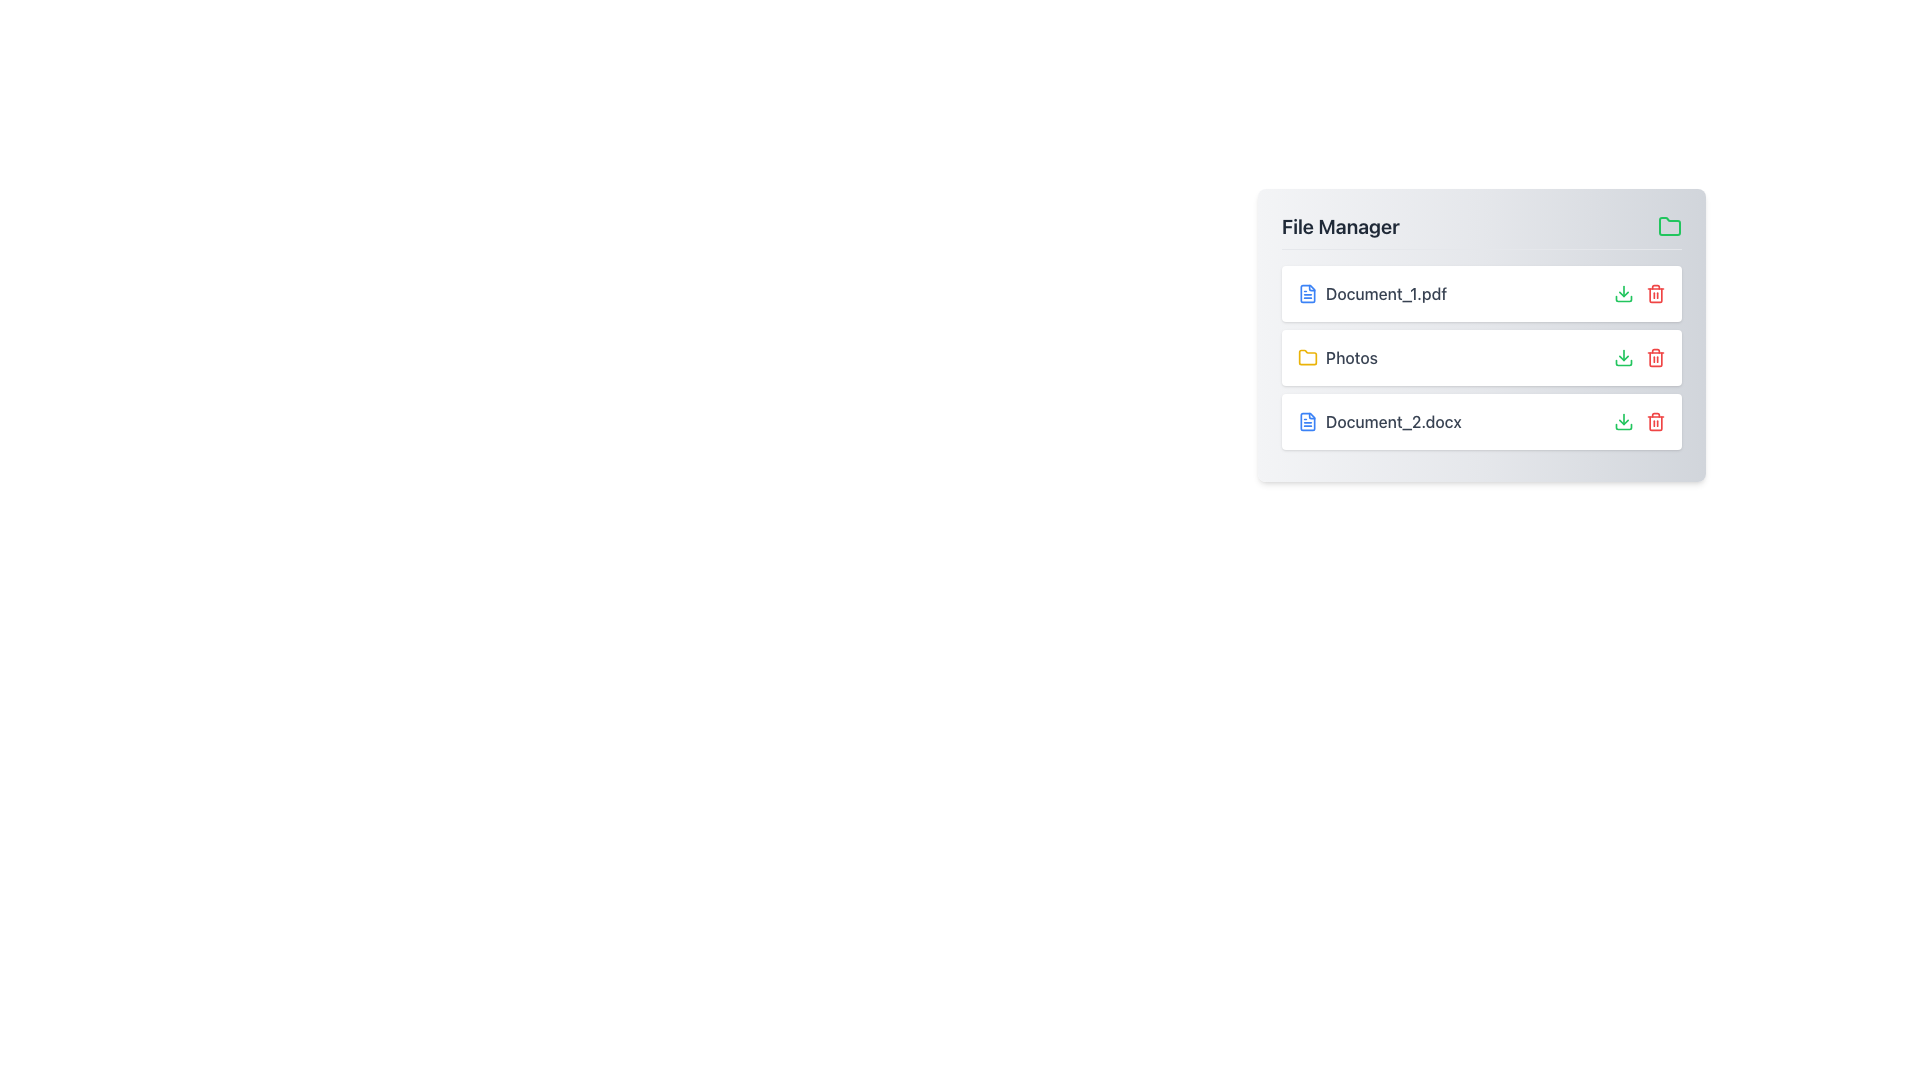 This screenshot has height=1080, width=1920. Describe the element at coordinates (1482, 420) in the screenshot. I see `the interactive buttons of the file entry 'Document_2.docx', which includes the download and delete icons located to the right of the file name` at that location.